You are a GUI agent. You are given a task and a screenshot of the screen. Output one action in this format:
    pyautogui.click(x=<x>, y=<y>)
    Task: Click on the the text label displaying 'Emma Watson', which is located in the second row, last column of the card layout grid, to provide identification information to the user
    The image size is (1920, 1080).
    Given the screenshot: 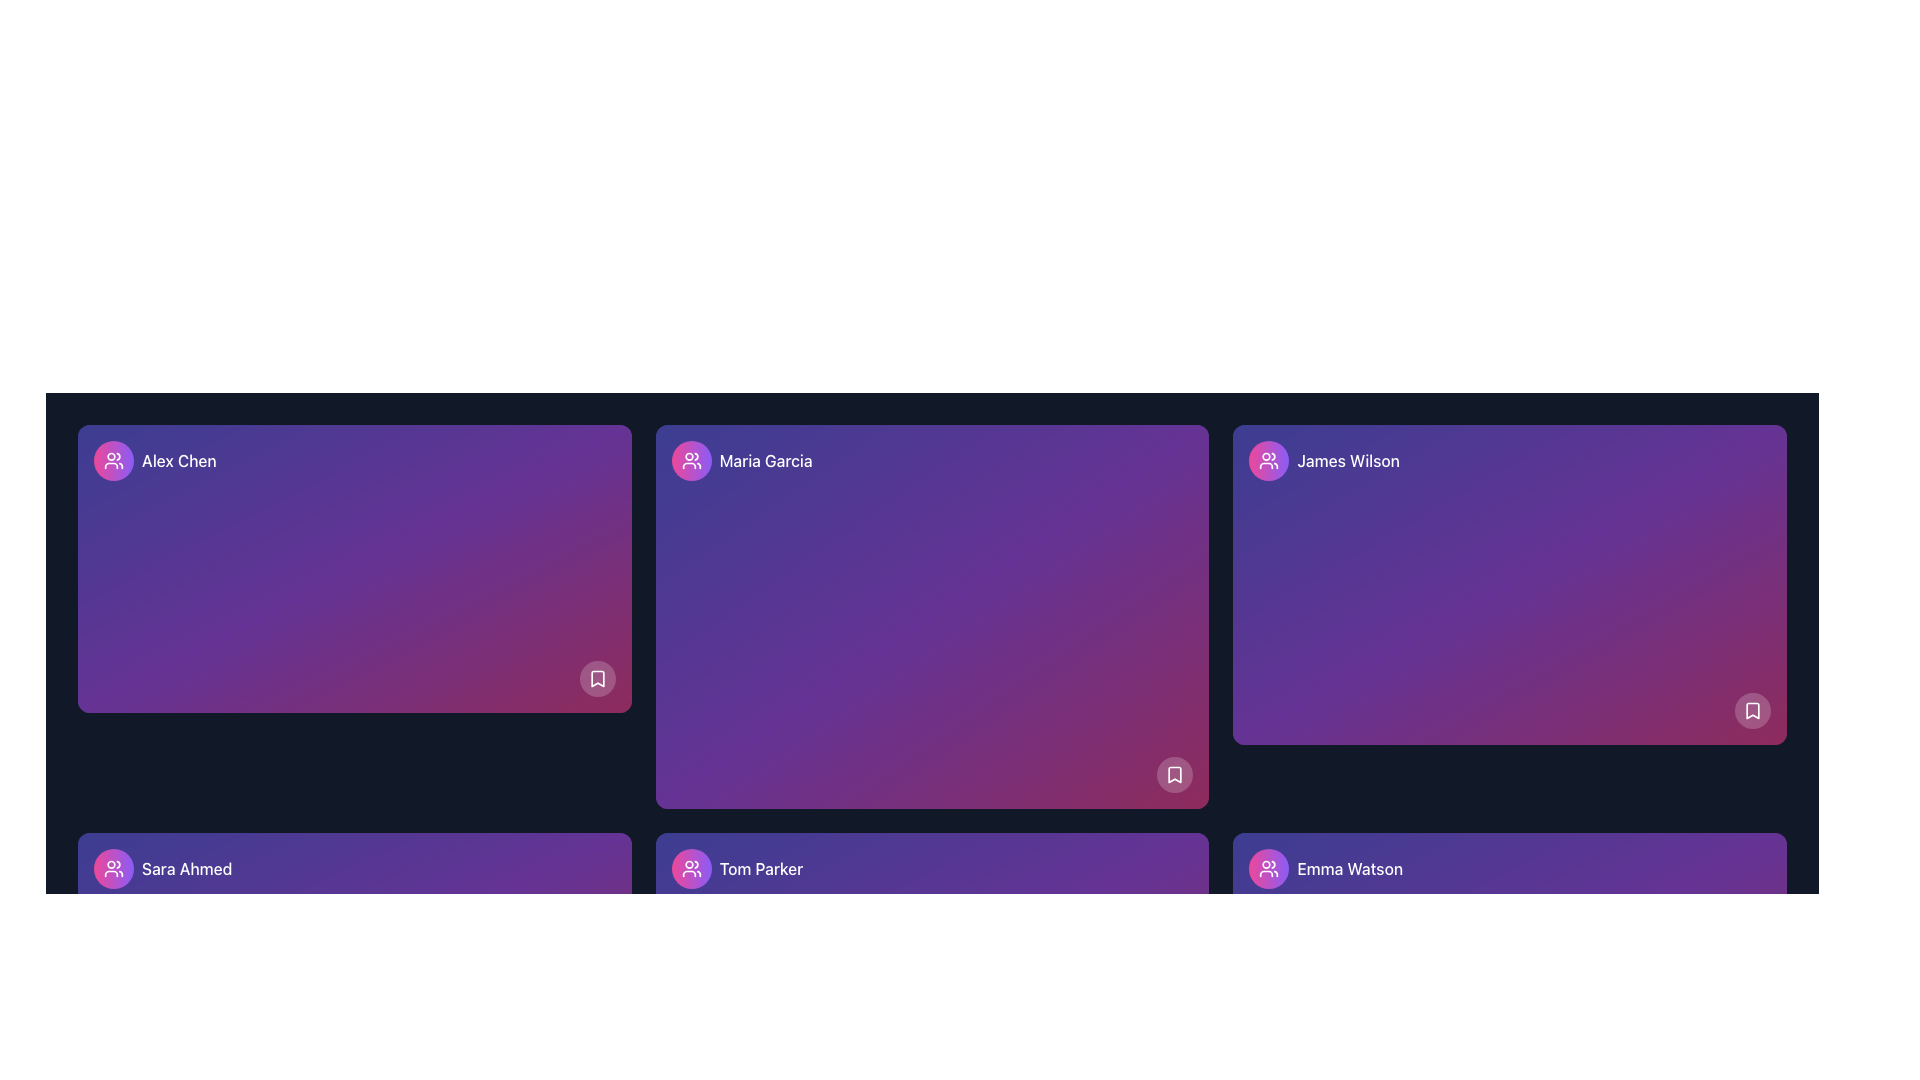 What is the action you would take?
    pyautogui.click(x=1350, y=867)
    